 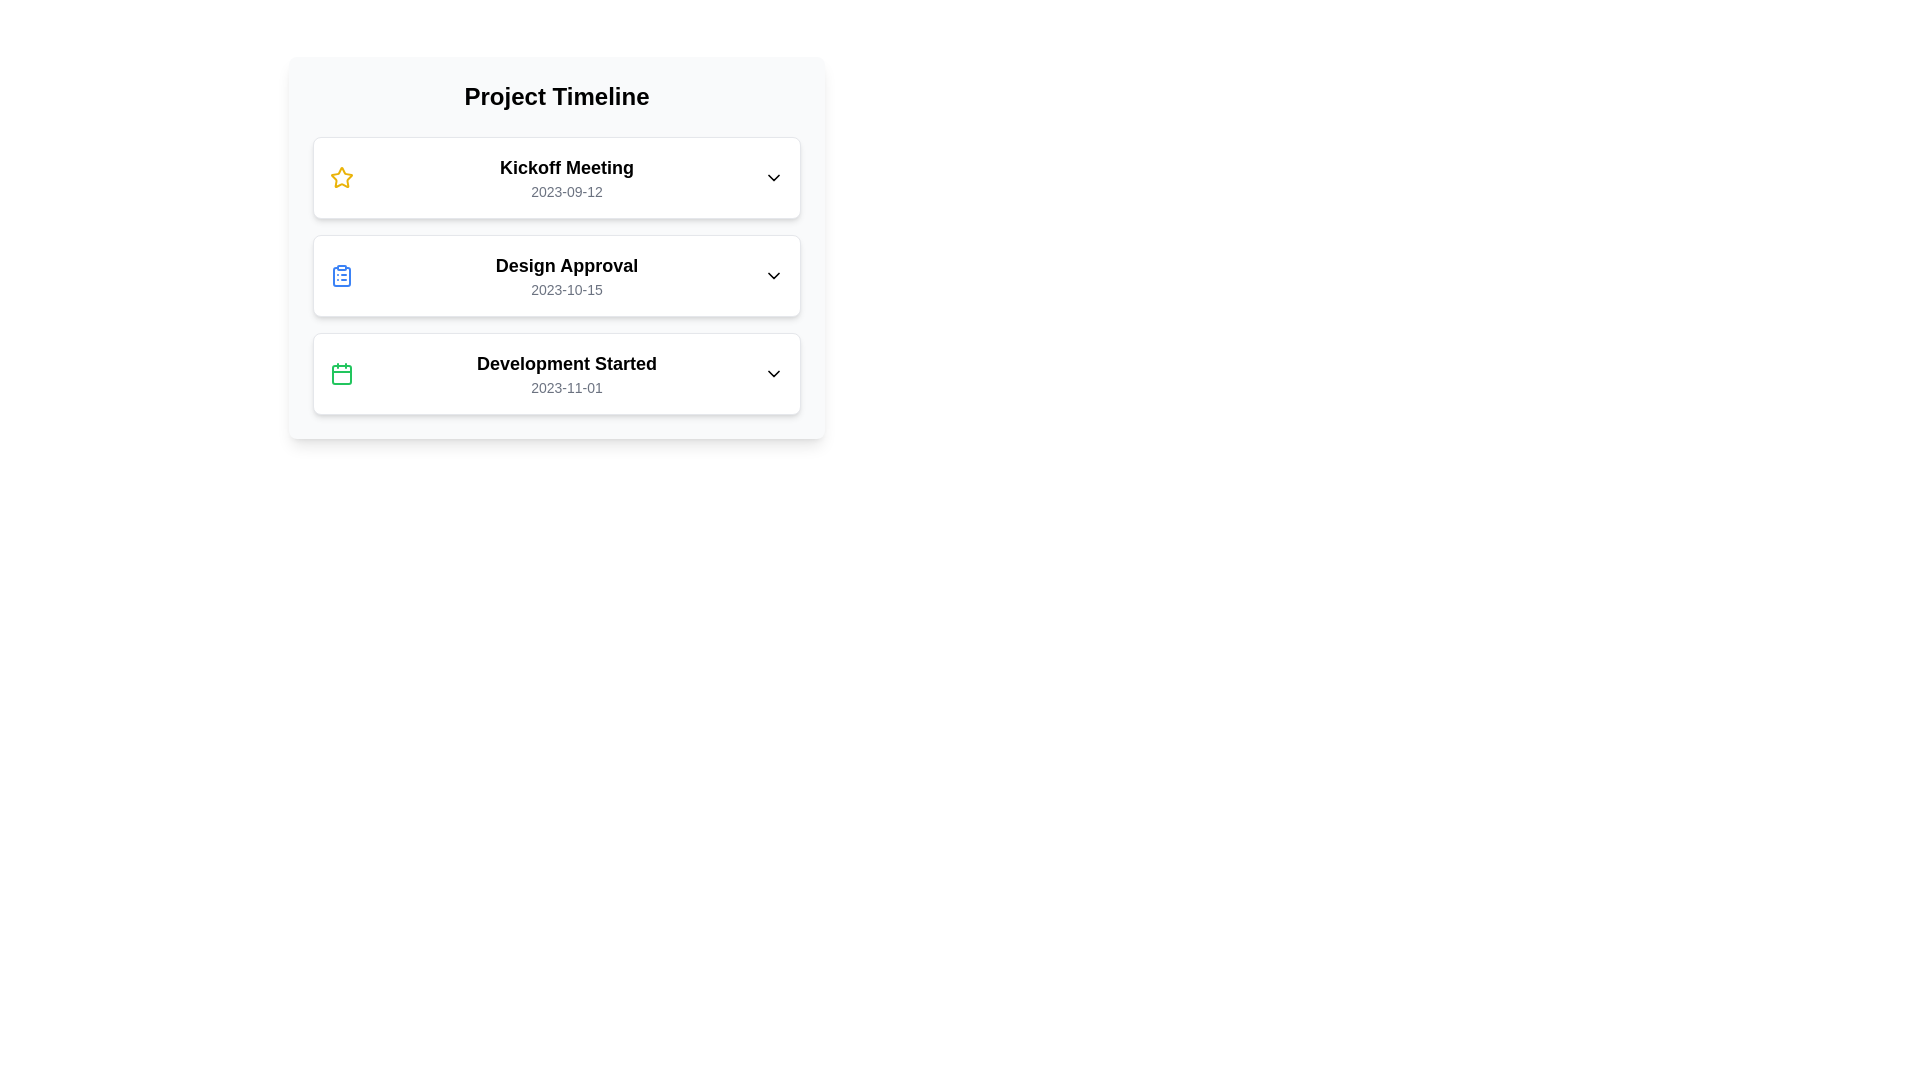 What do you see at coordinates (556, 176) in the screenshot?
I see `the first card in the project timeline, located directly below the header 'Project Timeline'` at bounding box center [556, 176].